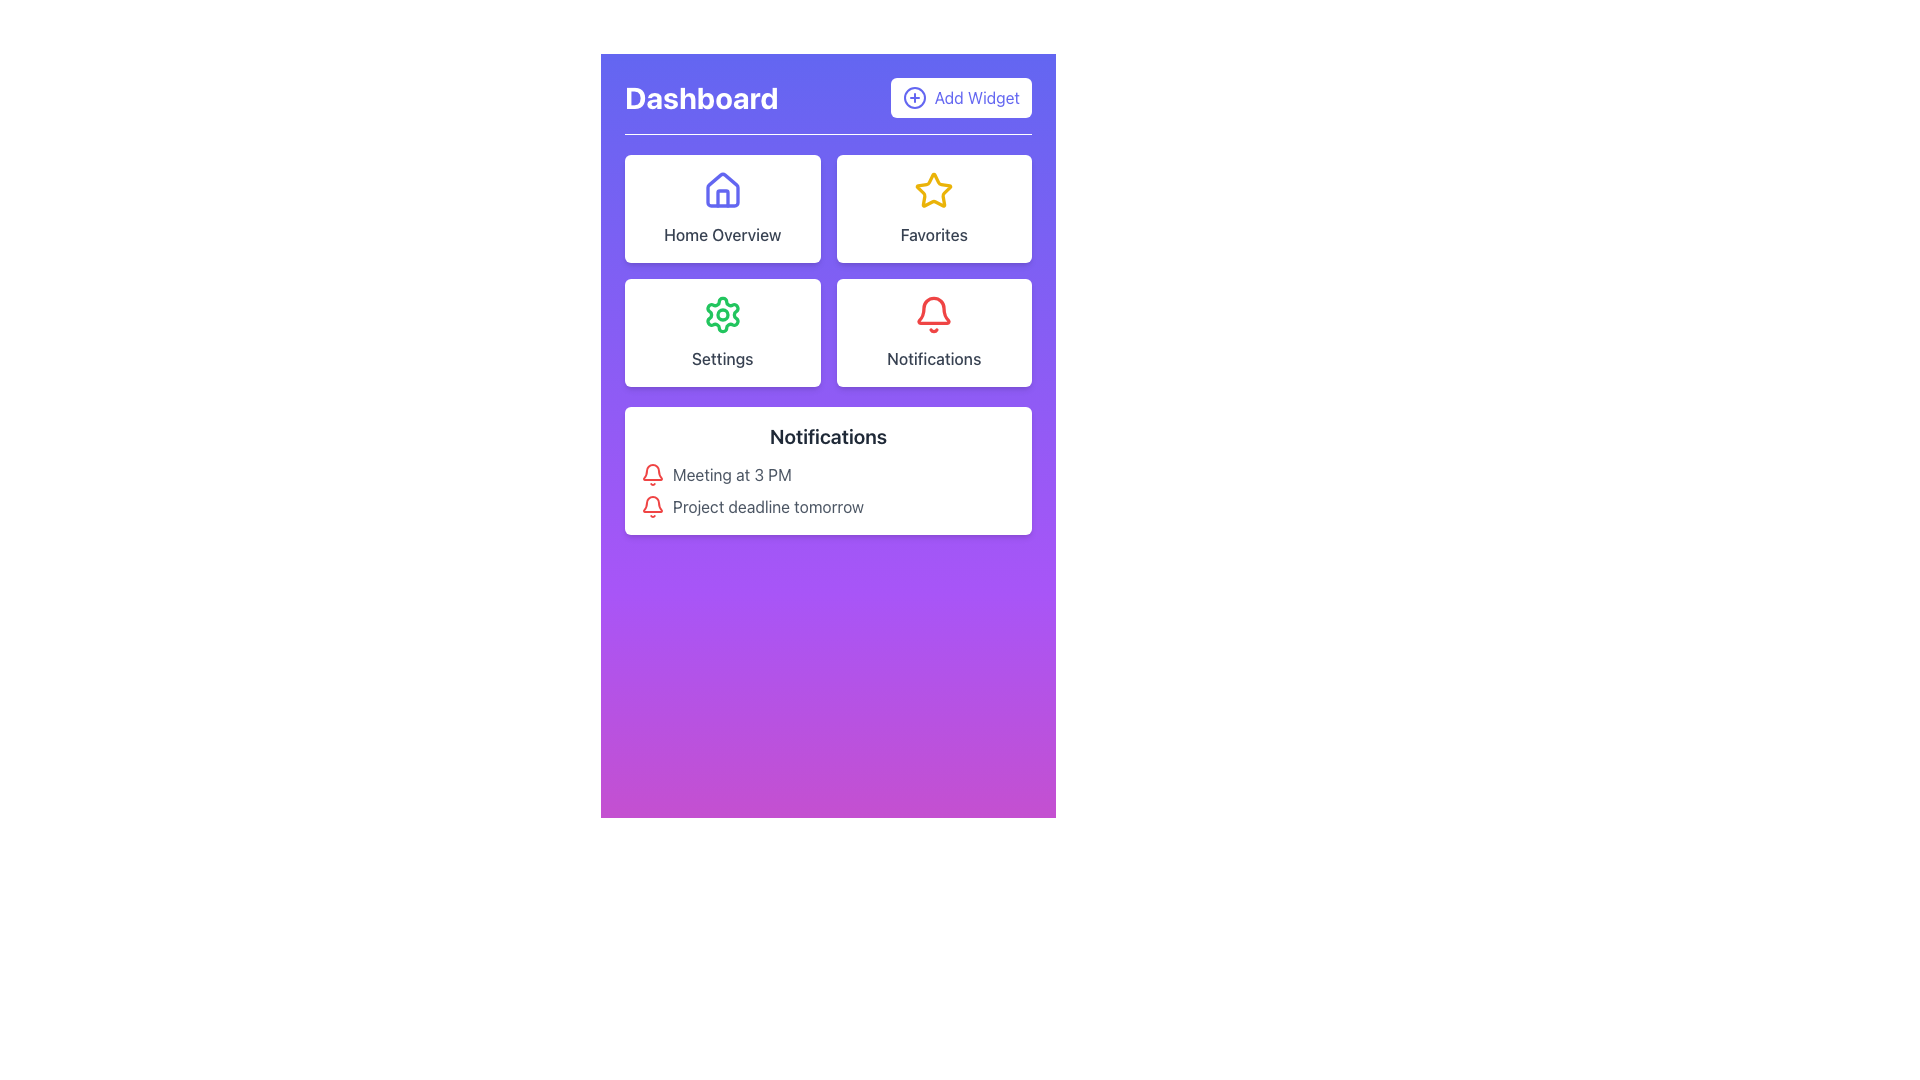 This screenshot has width=1920, height=1080. Describe the element at coordinates (721, 190) in the screenshot. I see `the 'Home Overview' icon located in the top-left box of the dashboard to interact with it and redirect to the main overview page` at that location.